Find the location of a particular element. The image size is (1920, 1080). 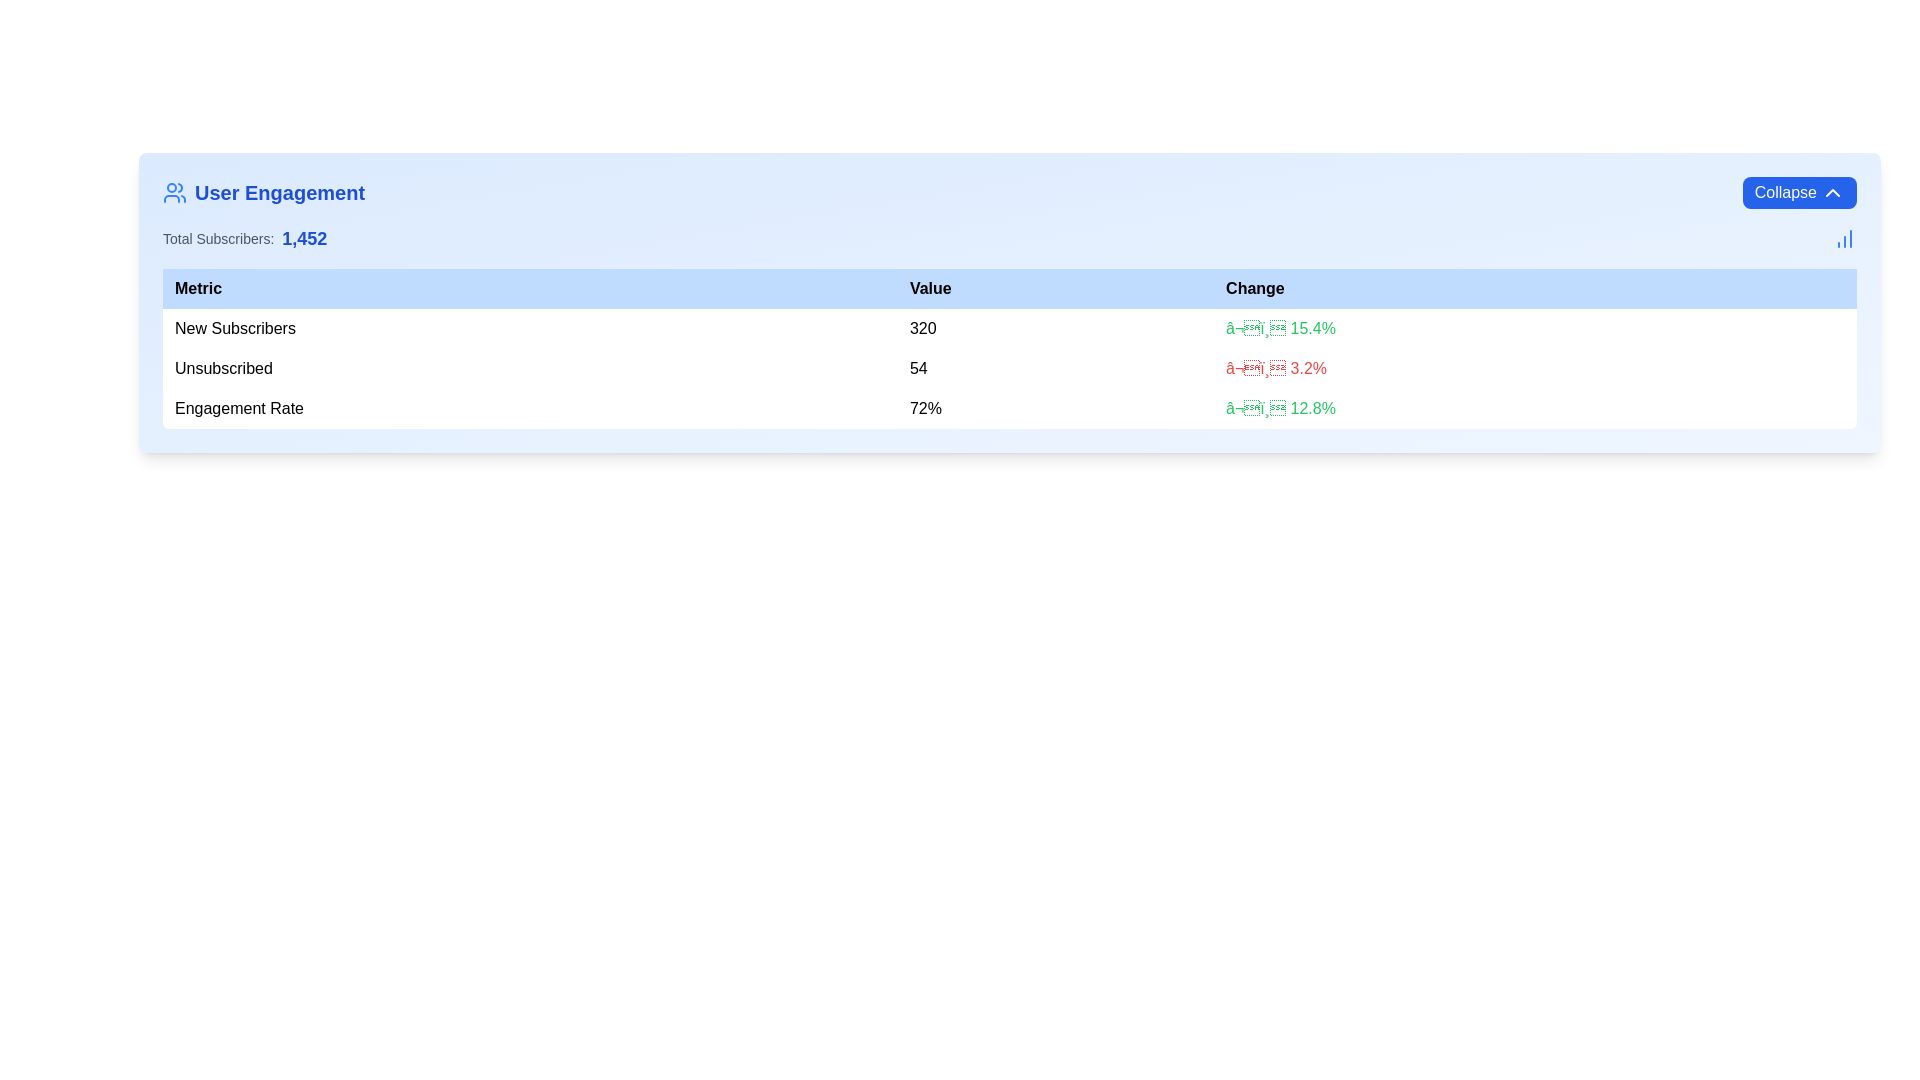

the chevron icon associated with the 'Collapse' button located at the top-right corner of the user engagement data card is located at coordinates (1833, 192).